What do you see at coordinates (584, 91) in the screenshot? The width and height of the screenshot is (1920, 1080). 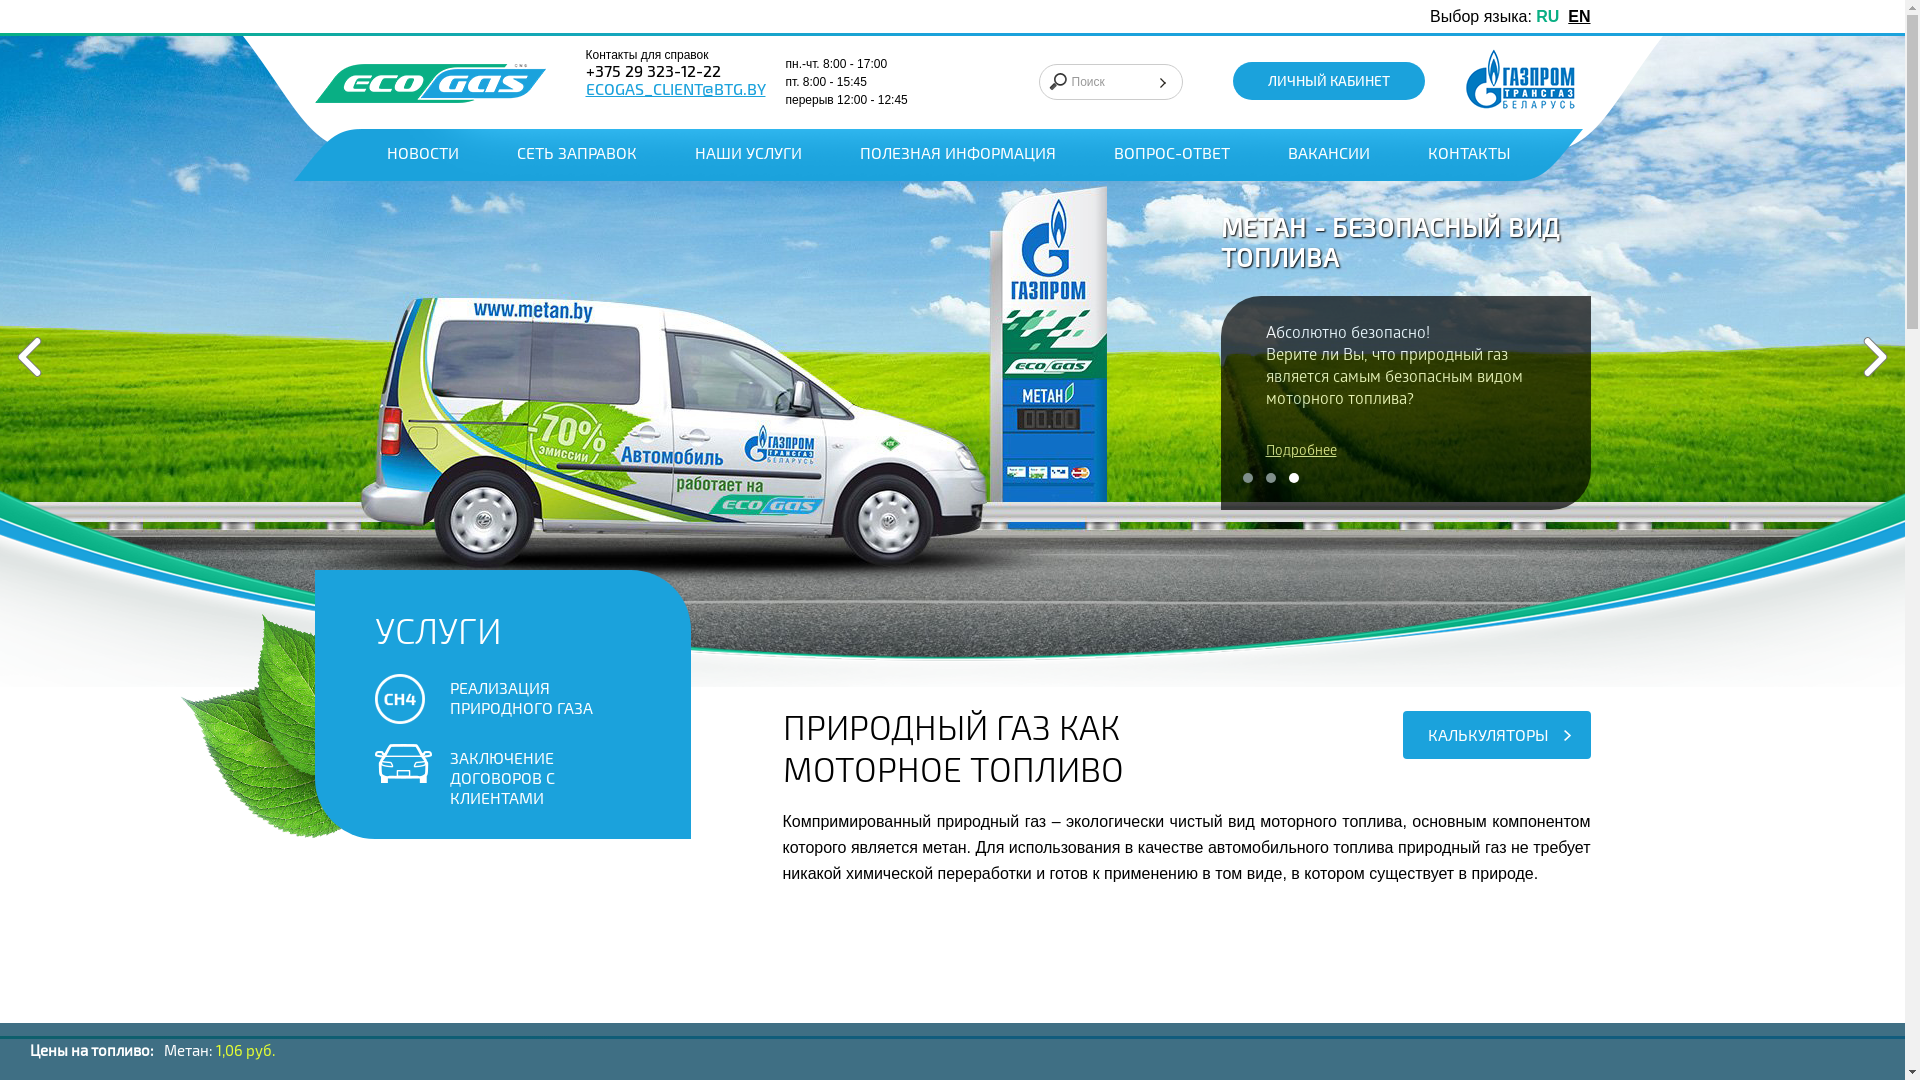 I see `'ECOGAS_CLIENT@BTG.BY'` at bounding box center [584, 91].